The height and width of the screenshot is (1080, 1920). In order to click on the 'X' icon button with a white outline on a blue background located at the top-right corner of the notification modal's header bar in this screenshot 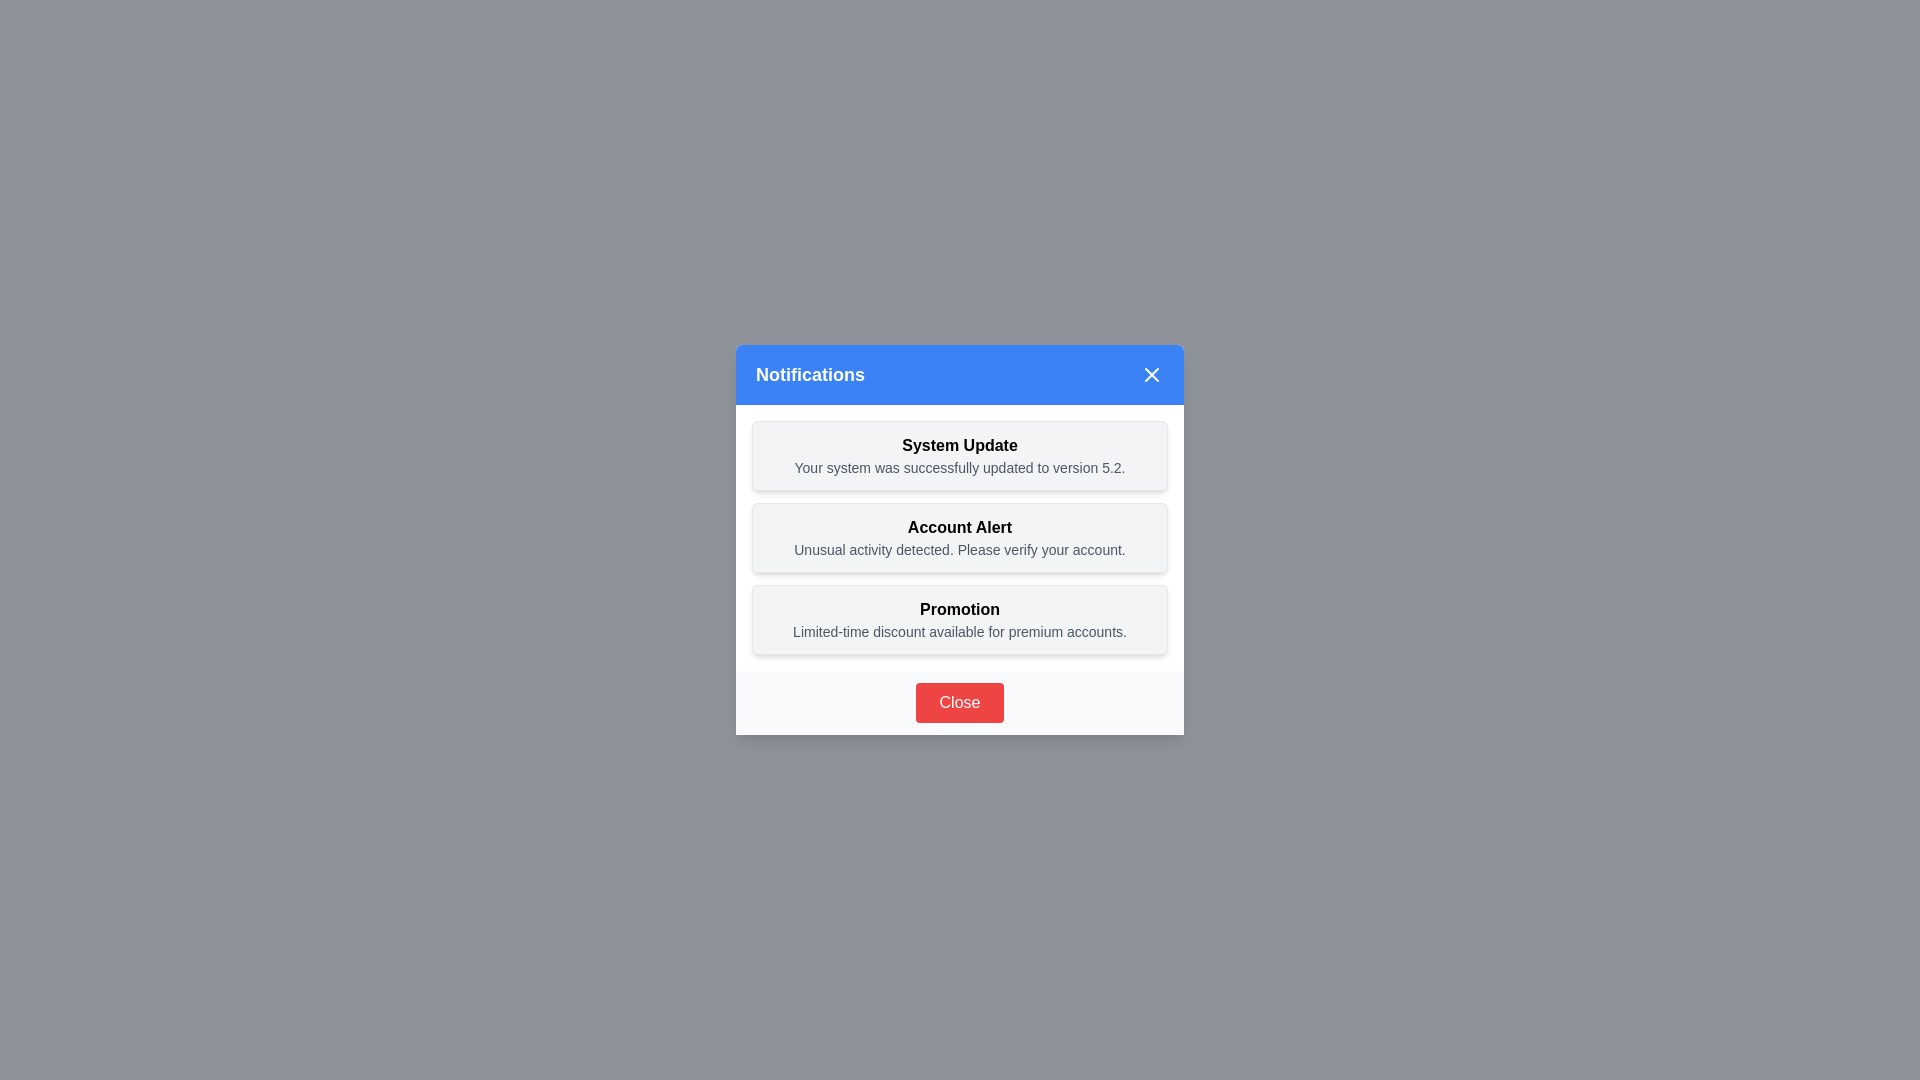, I will do `click(1152, 374)`.